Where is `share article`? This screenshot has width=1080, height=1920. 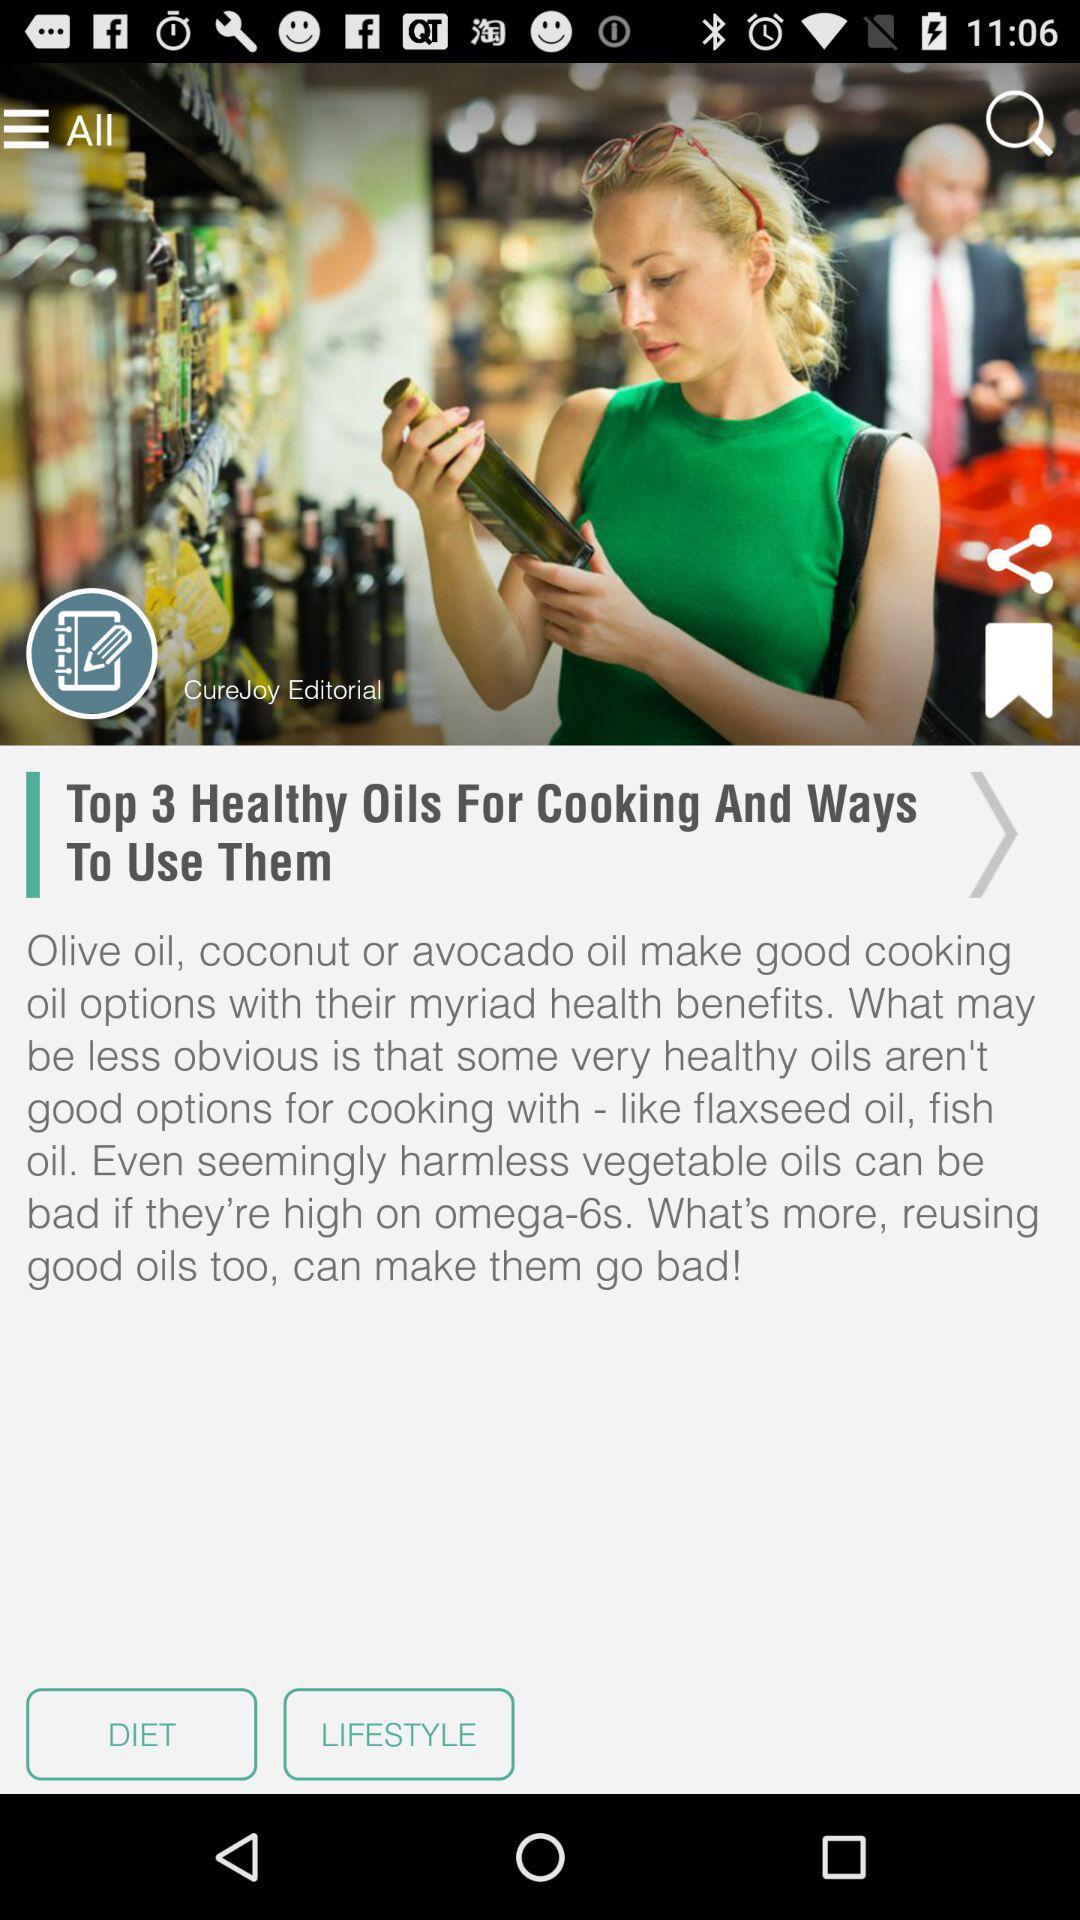
share article is located at coordinates (1019, 559).